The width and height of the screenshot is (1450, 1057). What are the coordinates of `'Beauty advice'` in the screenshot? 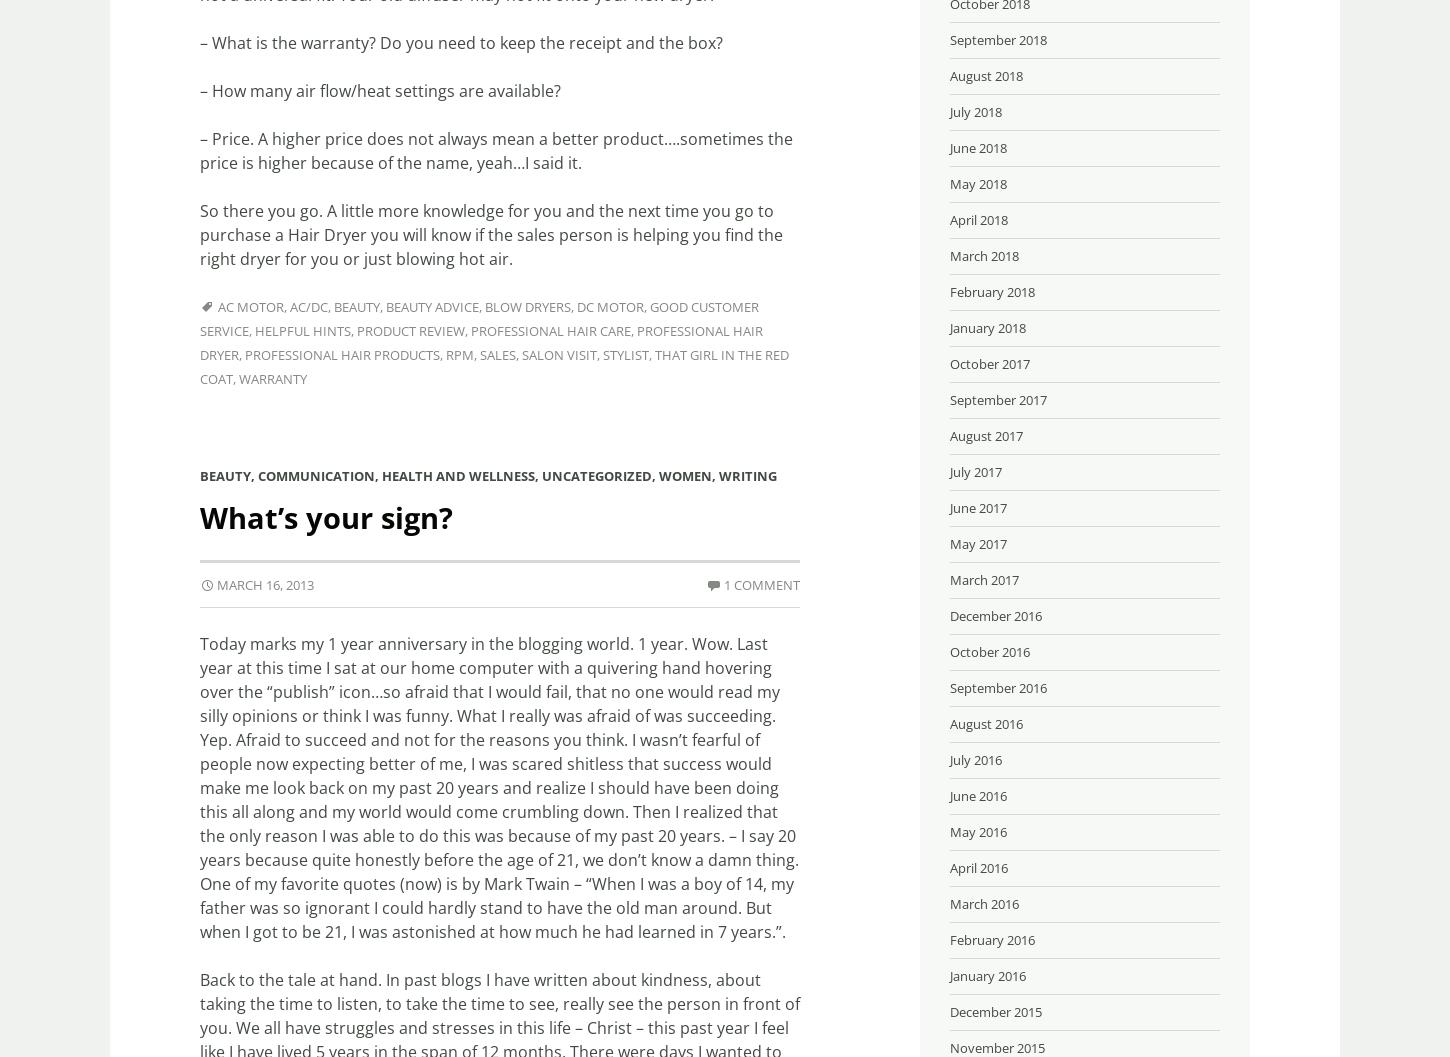 It's located at (431, 306).